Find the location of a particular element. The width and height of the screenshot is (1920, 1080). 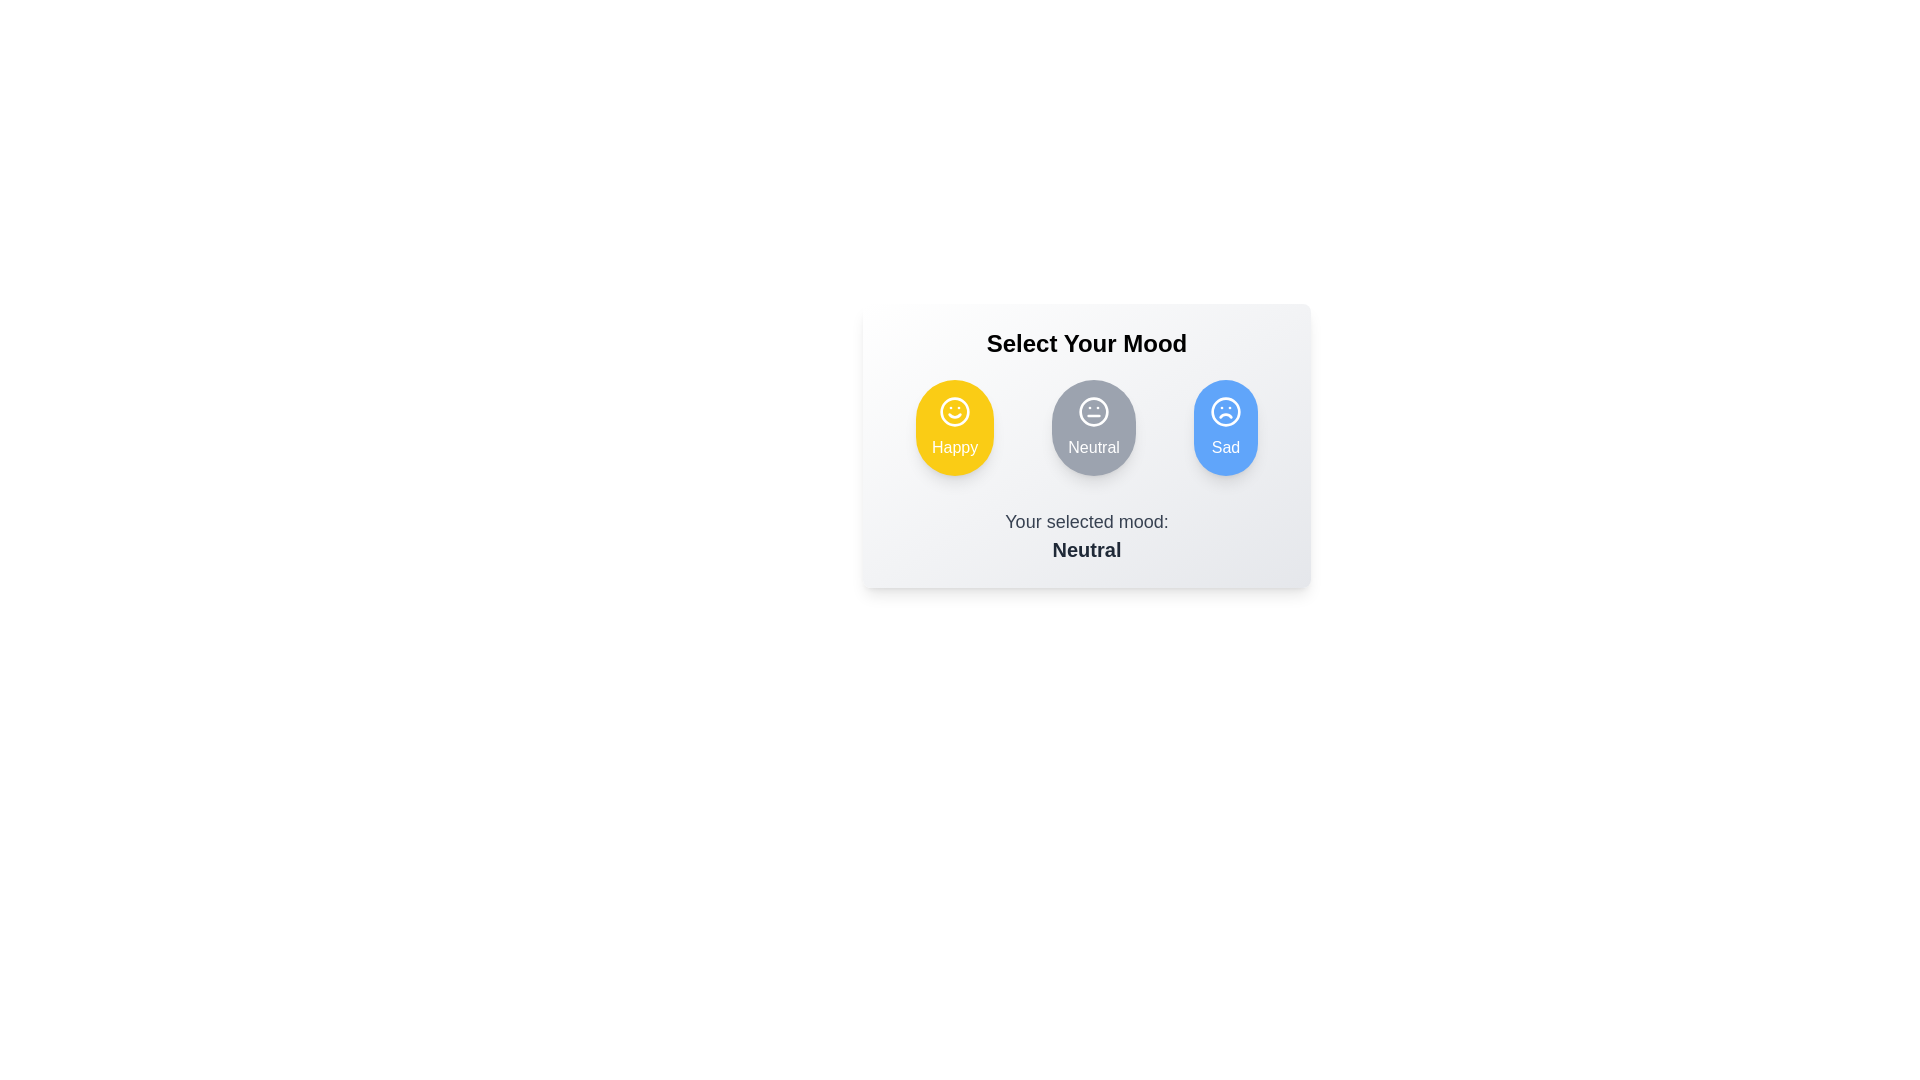

text label for the 'Sad' mood option, which is located at the bottom of the blue circular mood indicator and is the rightmost option in the horizontal alignment of mood descriptions is located at coordinates (1224, 446).